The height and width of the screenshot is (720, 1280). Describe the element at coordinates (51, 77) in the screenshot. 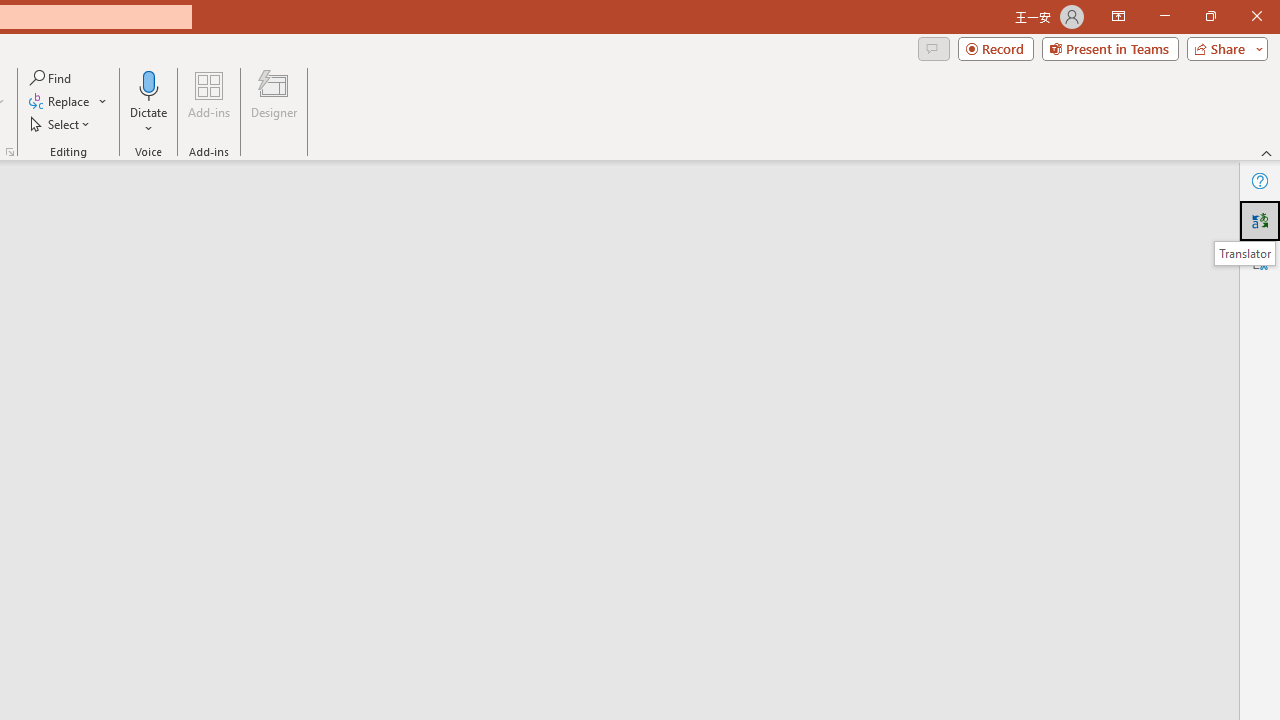

I see `'Find...'` at that location.